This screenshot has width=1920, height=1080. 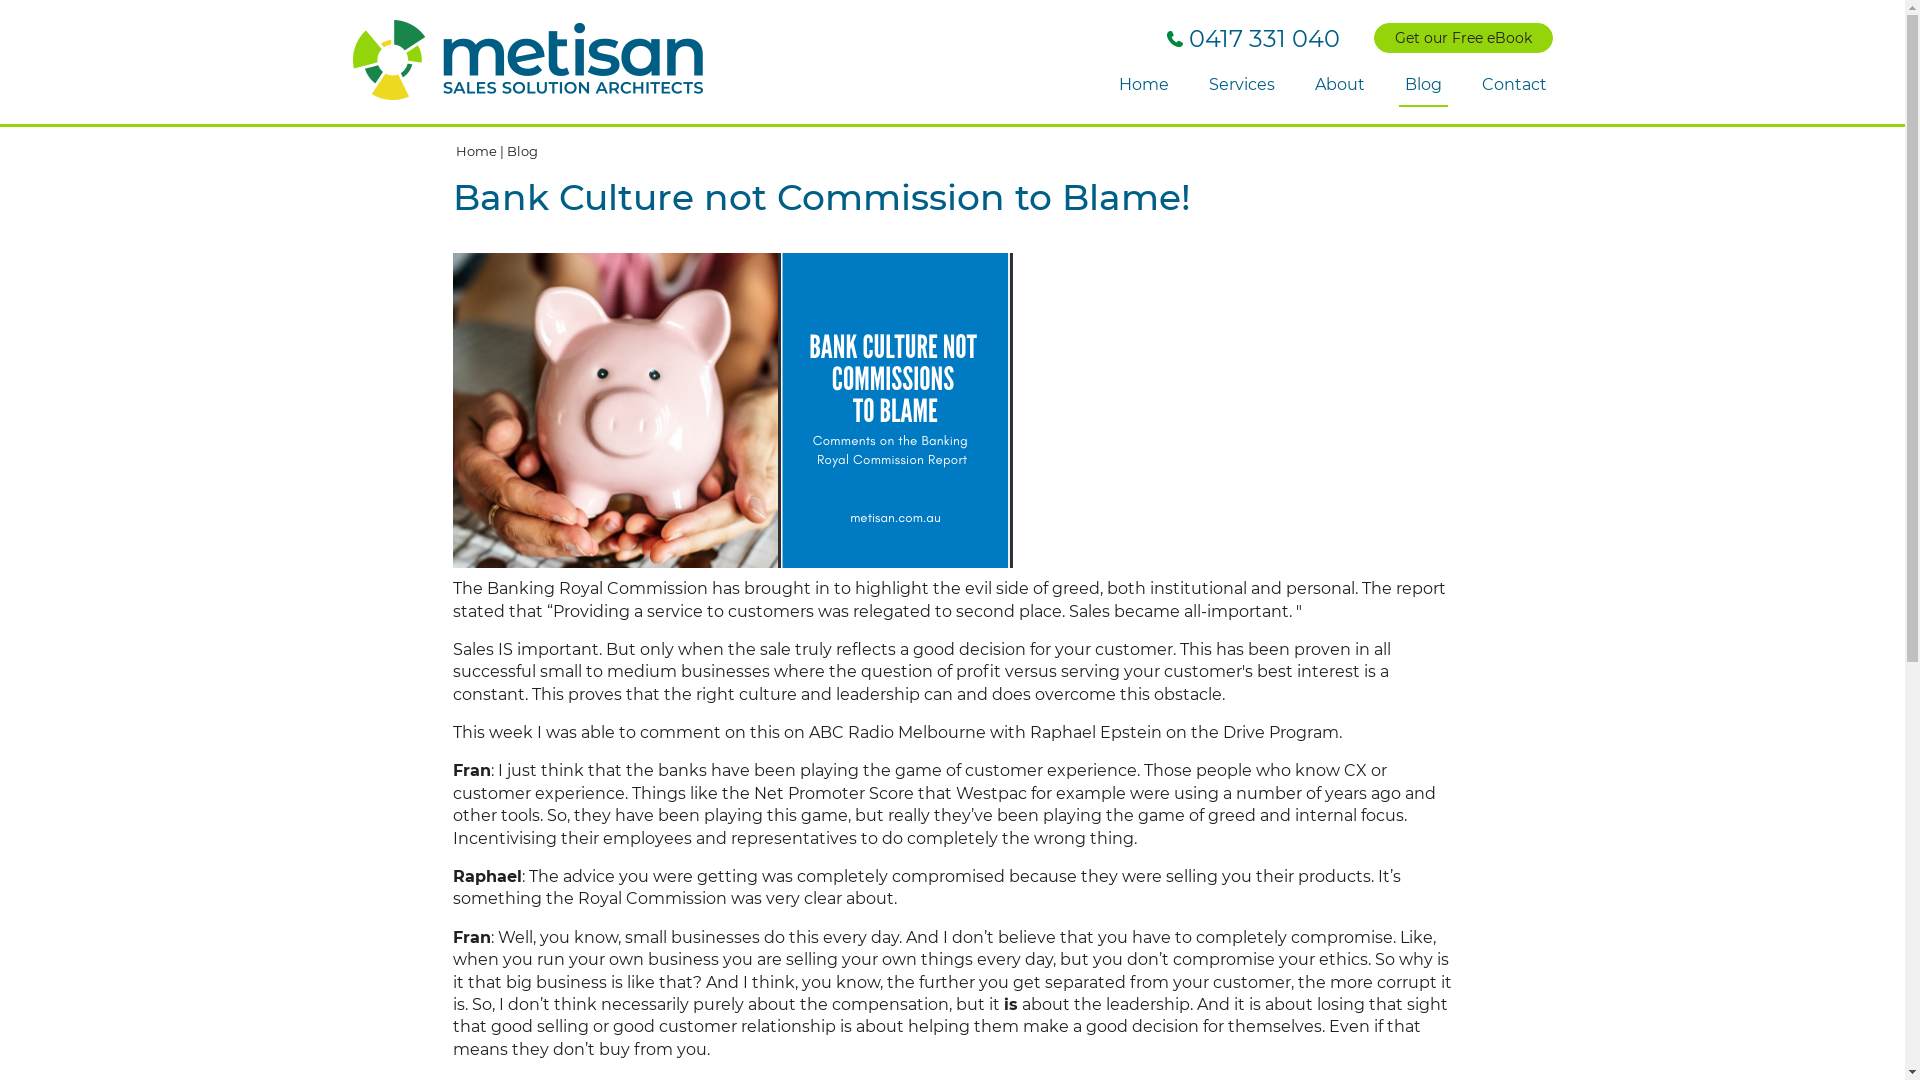 I want to click on 'Services', so click(x=1240, y=84).